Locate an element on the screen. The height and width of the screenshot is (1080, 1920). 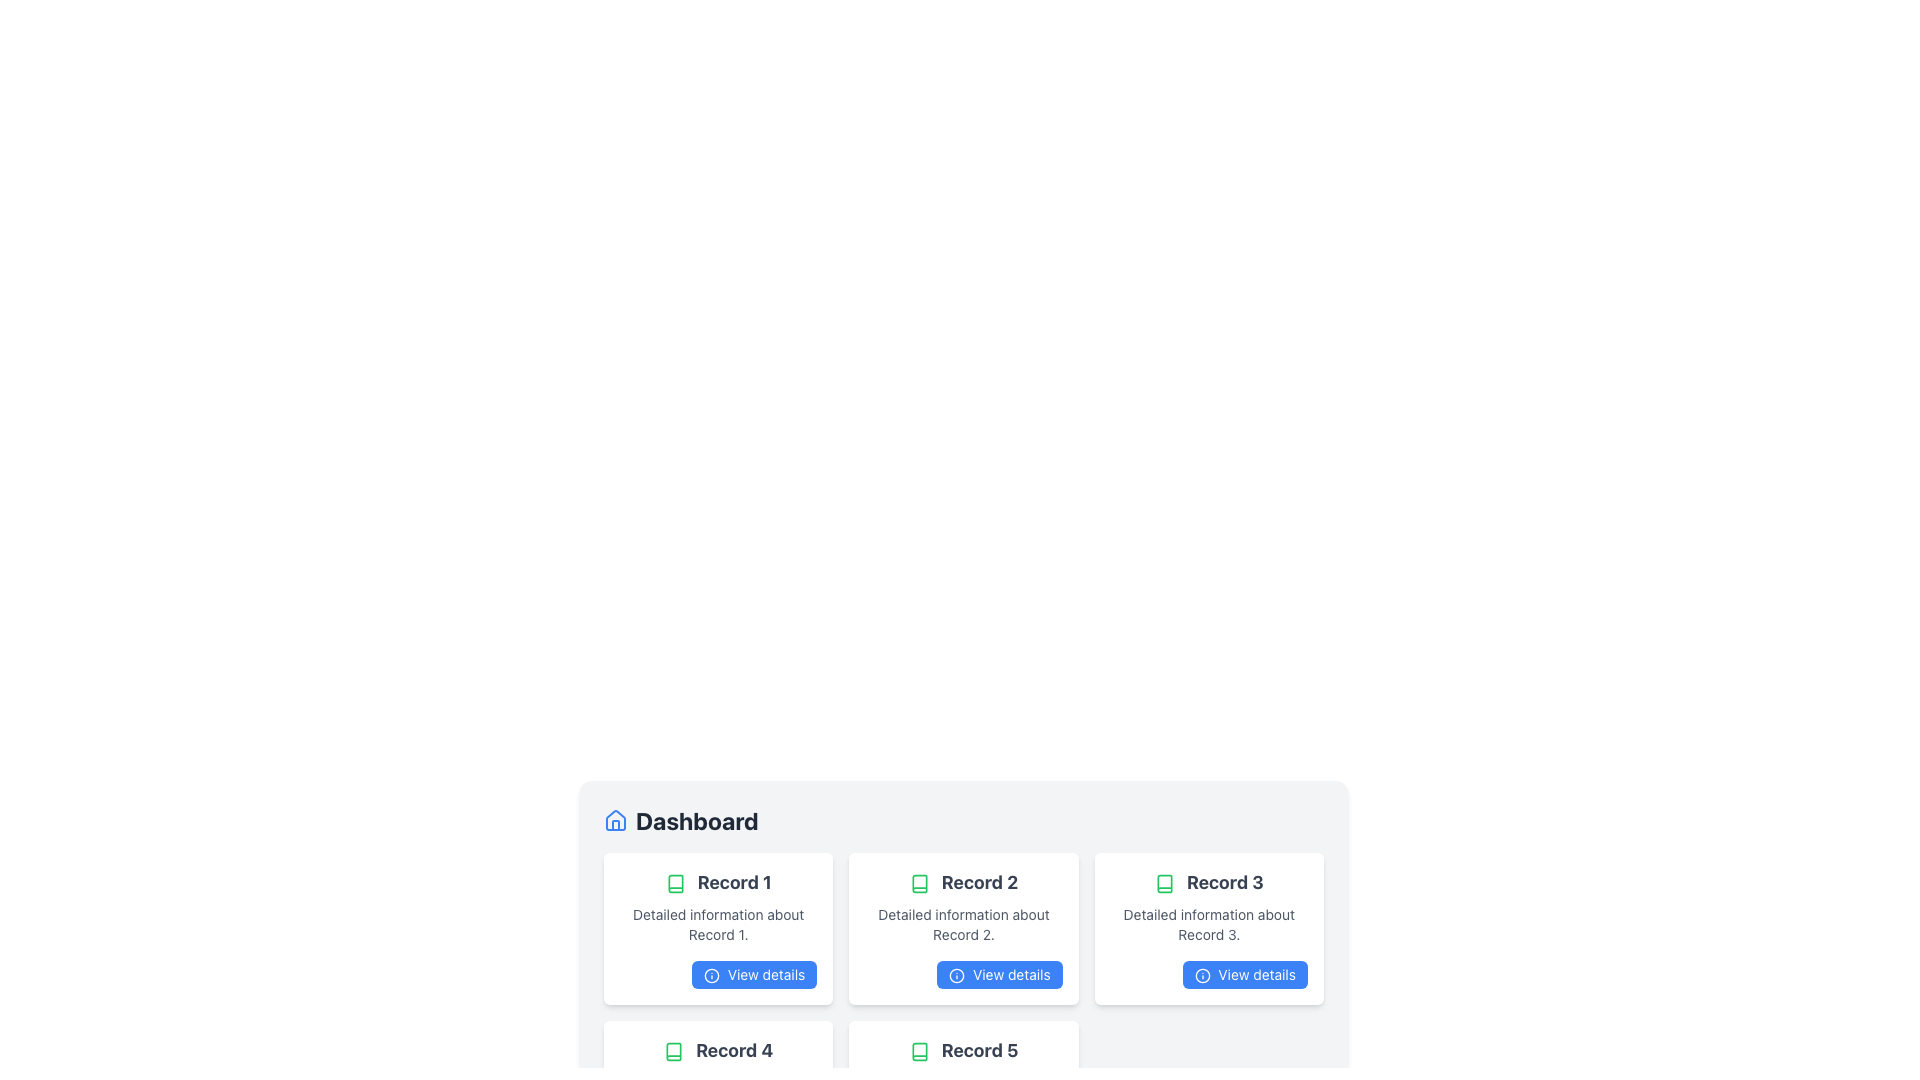
the rectangular button with a blue background and the label 'View details' is located at coordinates (1244, 974).